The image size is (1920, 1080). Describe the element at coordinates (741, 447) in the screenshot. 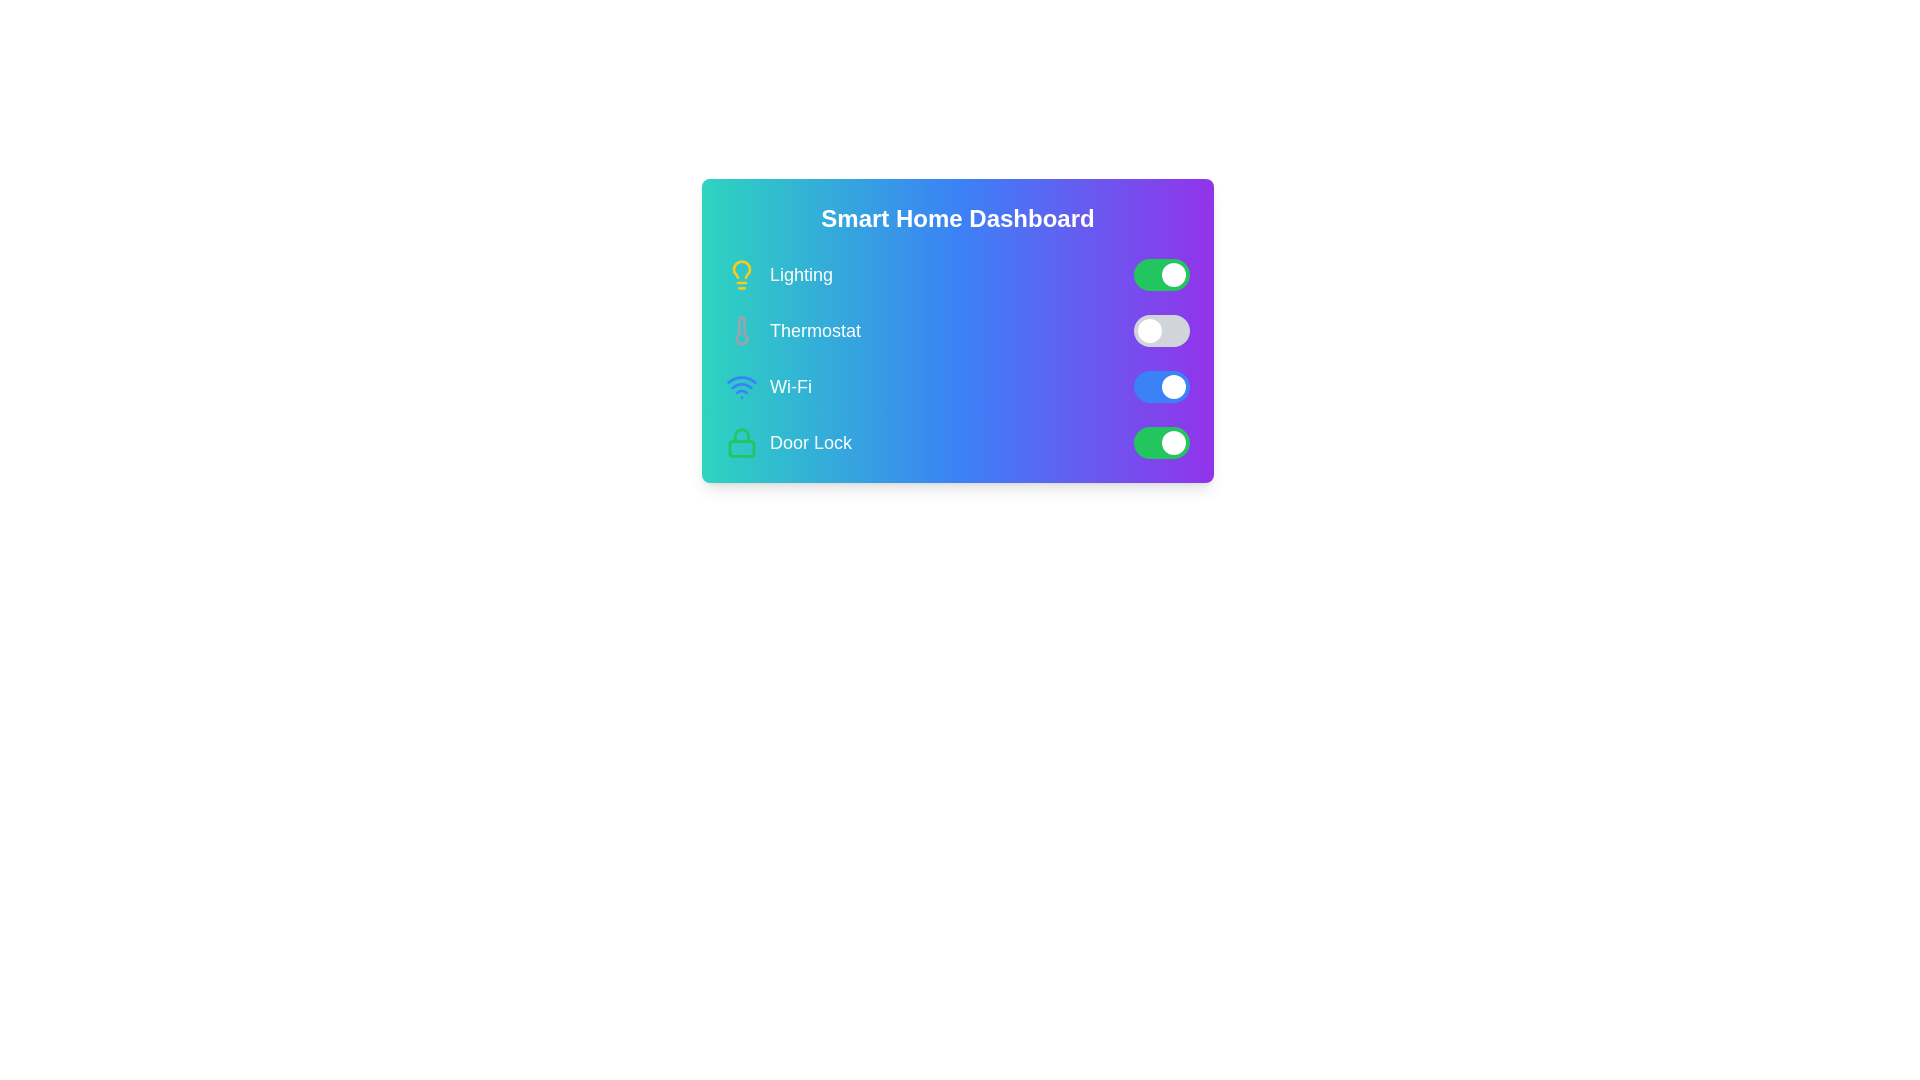

I see `the lower rectangular body portion of the padlock icon, which is the fourth item labeled 'Door Lock' in the vertical list` at that location.